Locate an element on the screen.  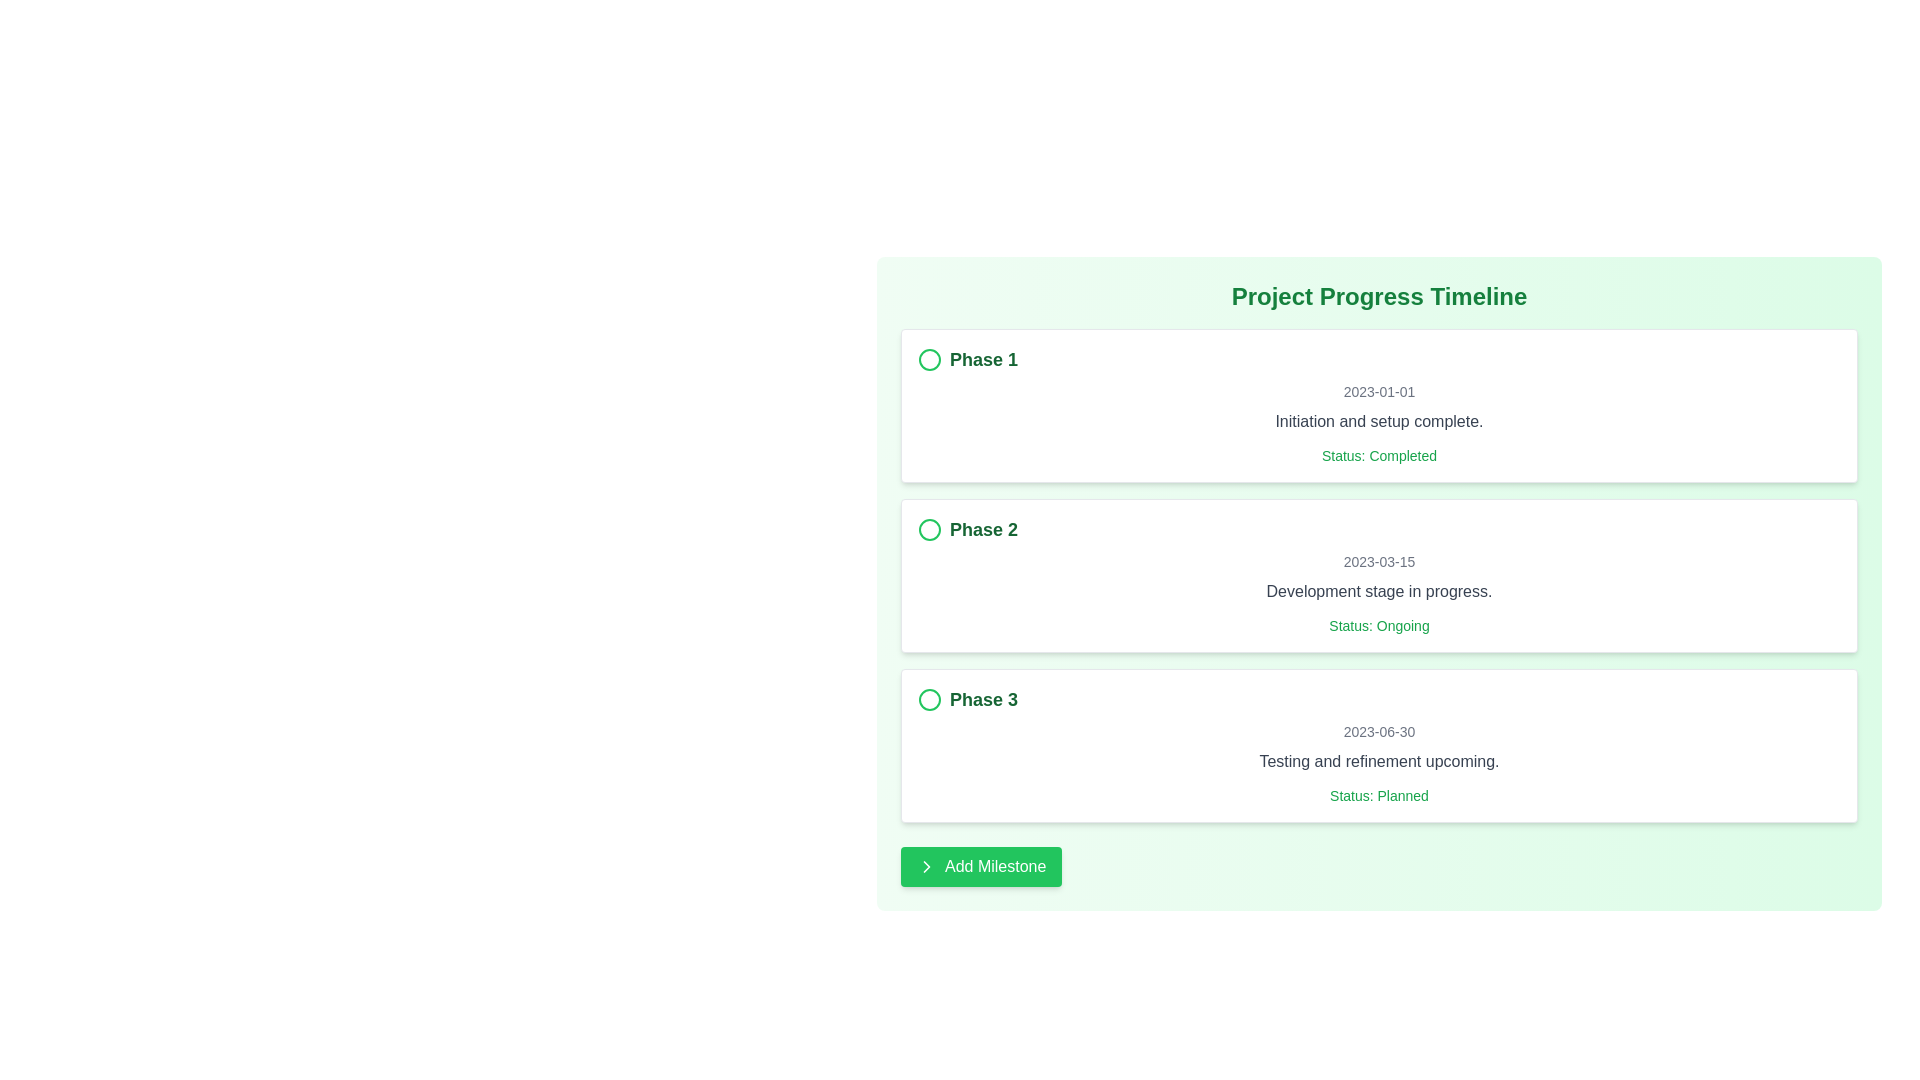
the Circular status indicator representing 'Phase 1' is located at coordinates (929, 358).